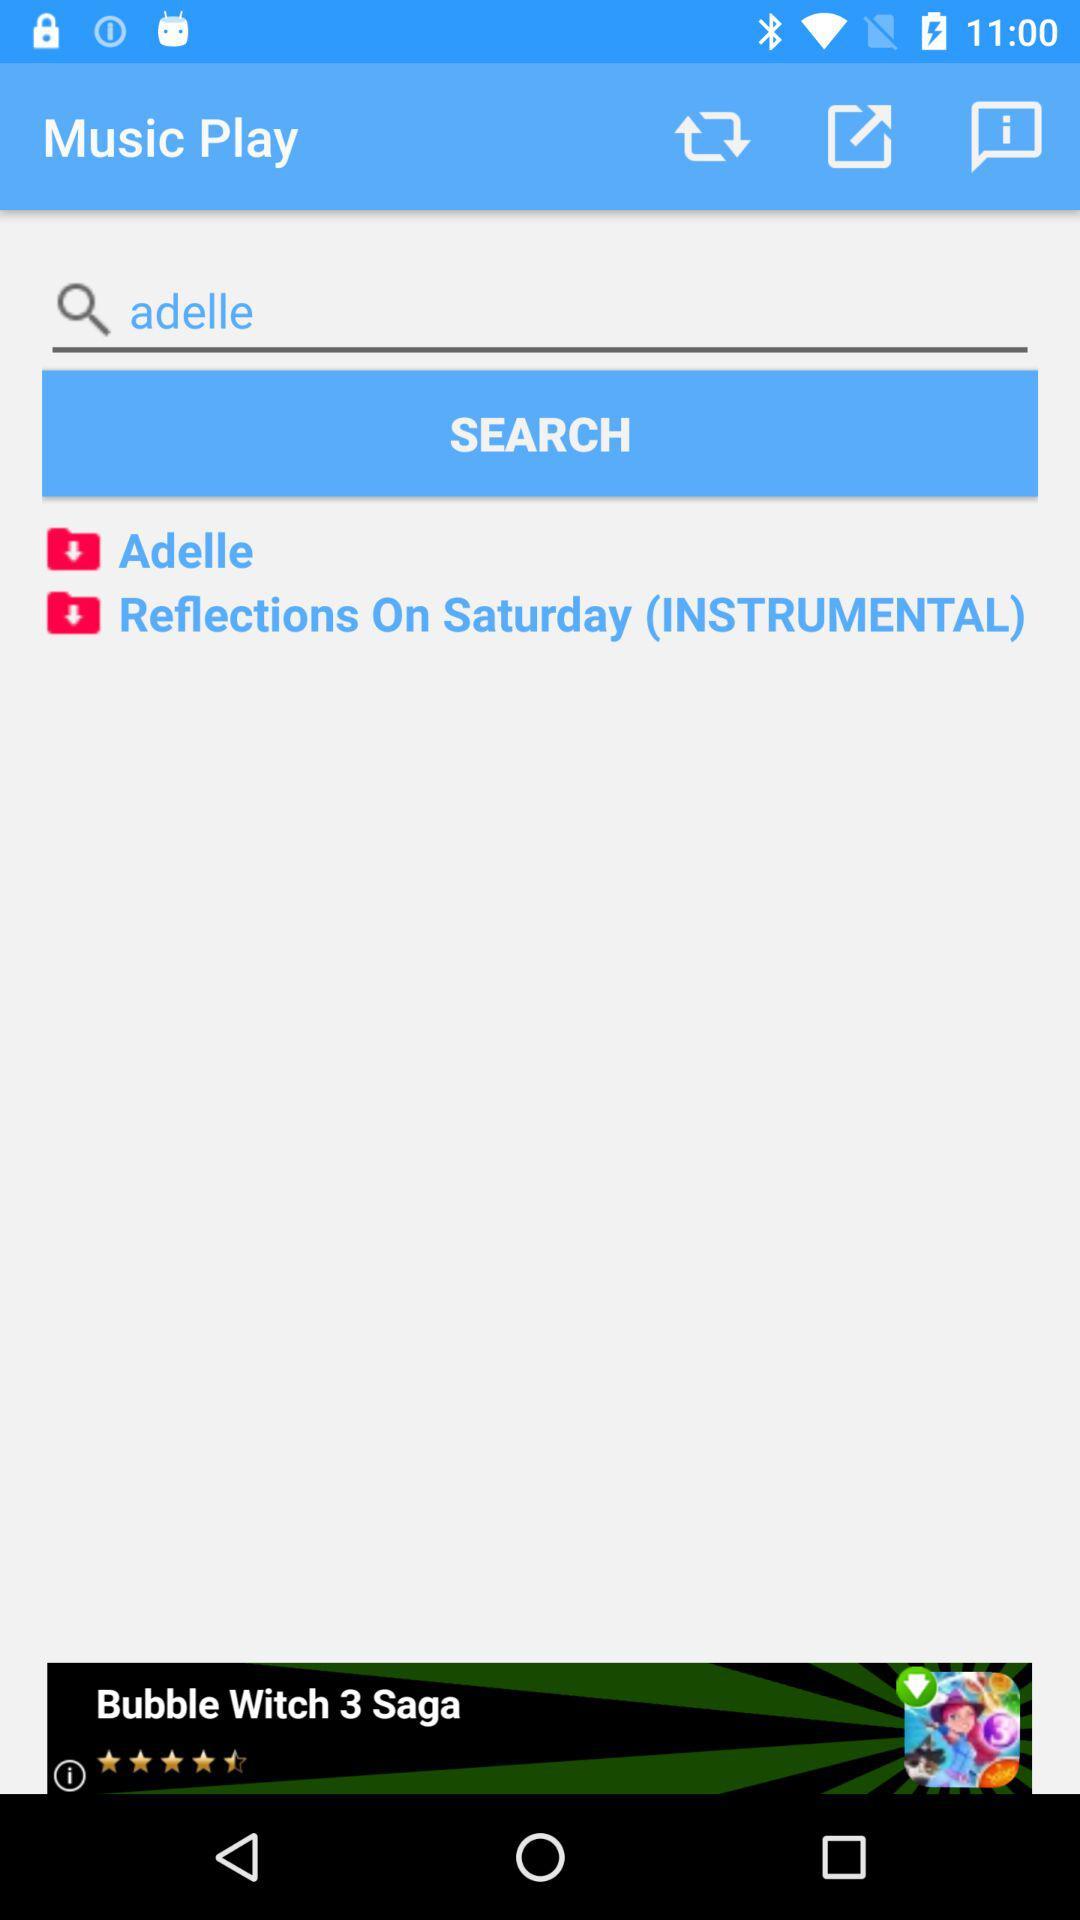 This screenshot has height=1920, width=1080. I want to click on icon above adelle icon, so click(858, 135).